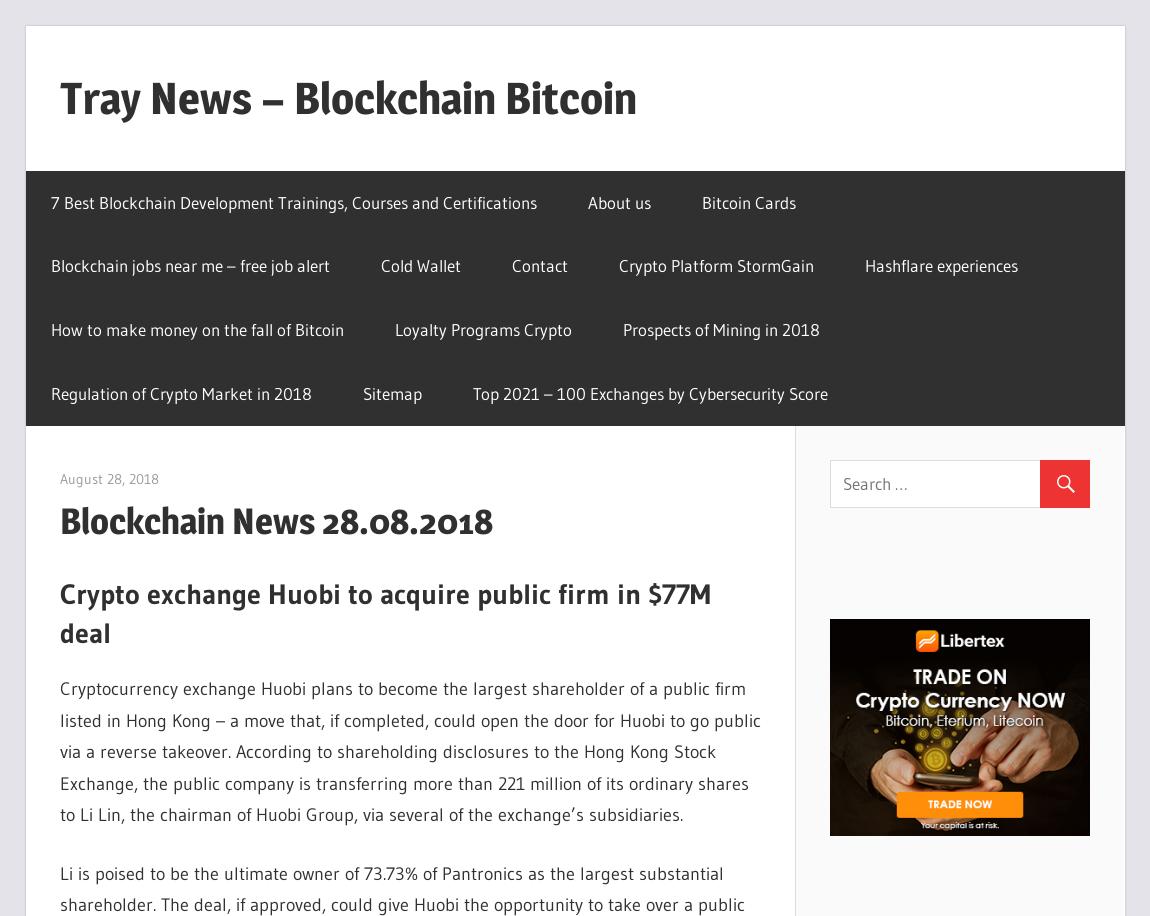 The image size is (1150, 916). What do you see at coordinates (392, 392) in the screenshot?
I see `'Sitemap'` at bounding box center [392, 392].